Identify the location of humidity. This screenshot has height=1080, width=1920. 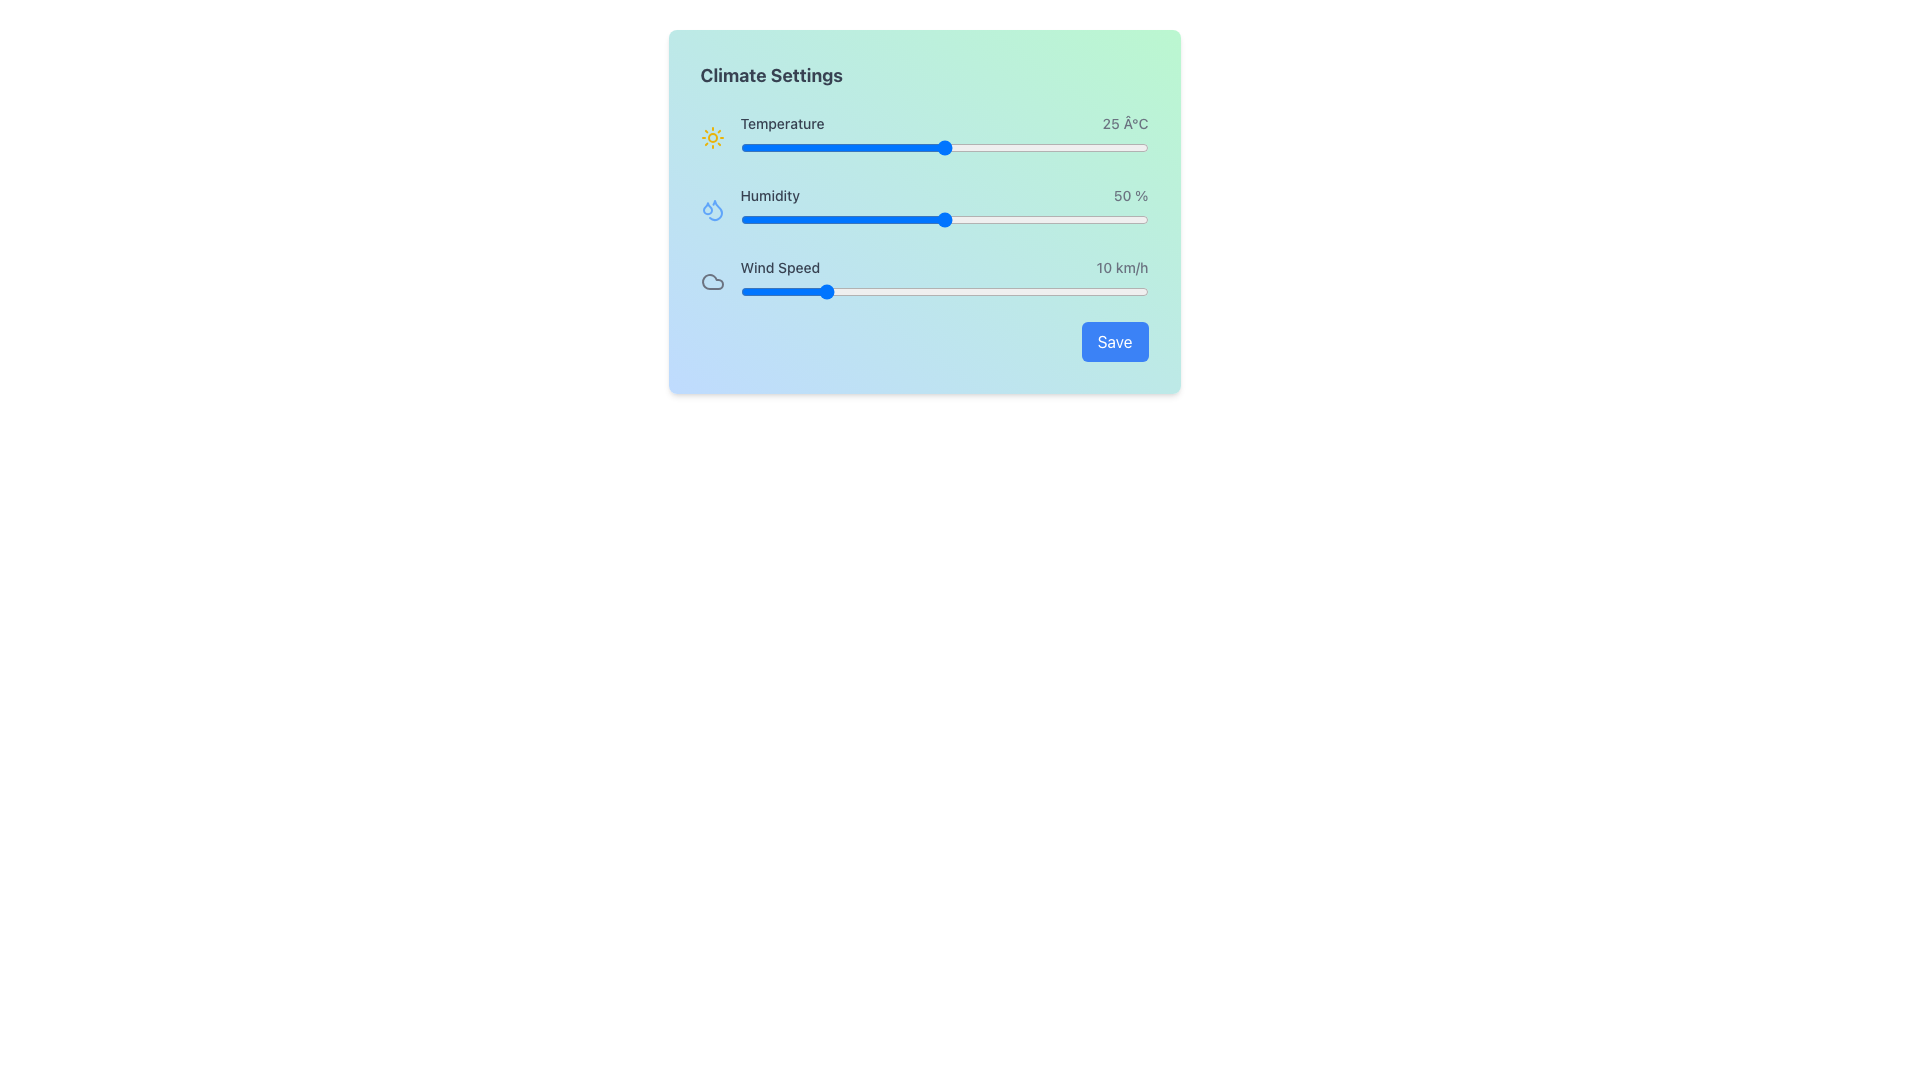
(1013, 219).